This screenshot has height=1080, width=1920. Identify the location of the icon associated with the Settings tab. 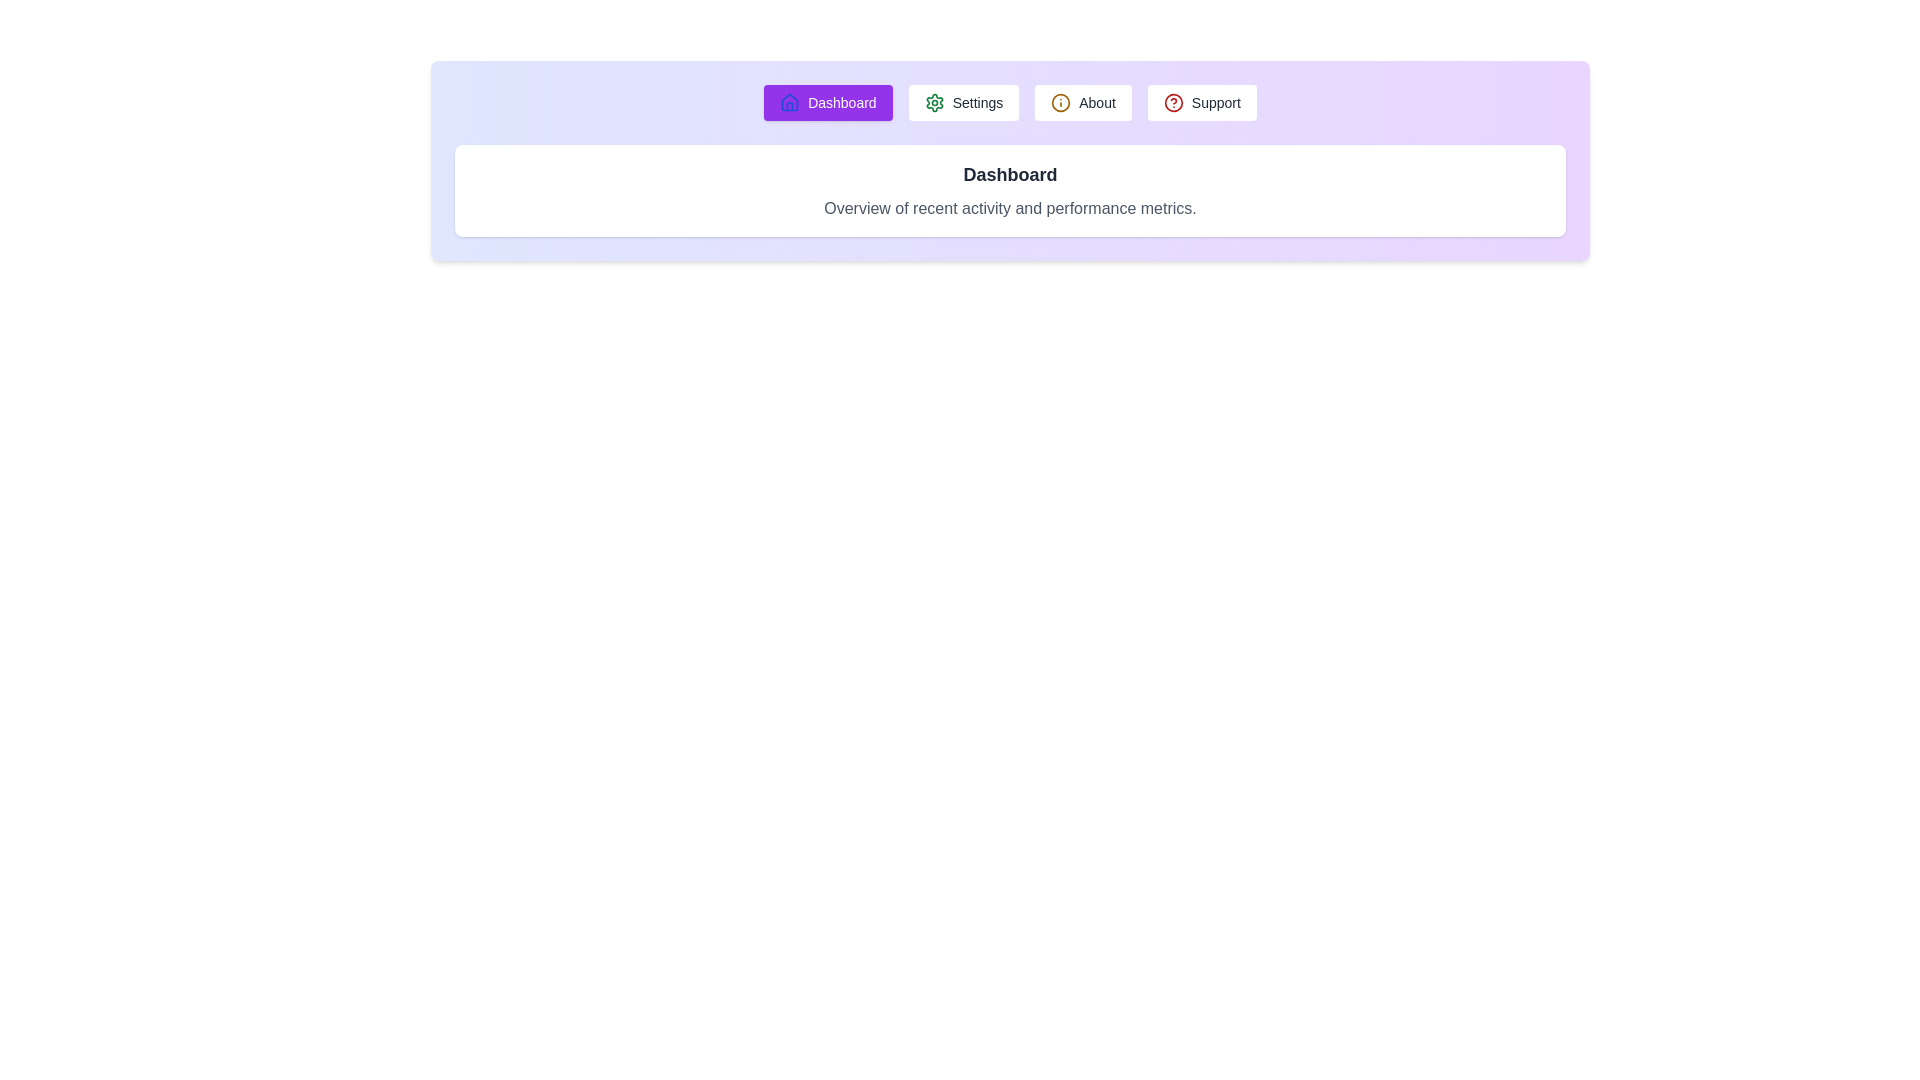
(933, 103).